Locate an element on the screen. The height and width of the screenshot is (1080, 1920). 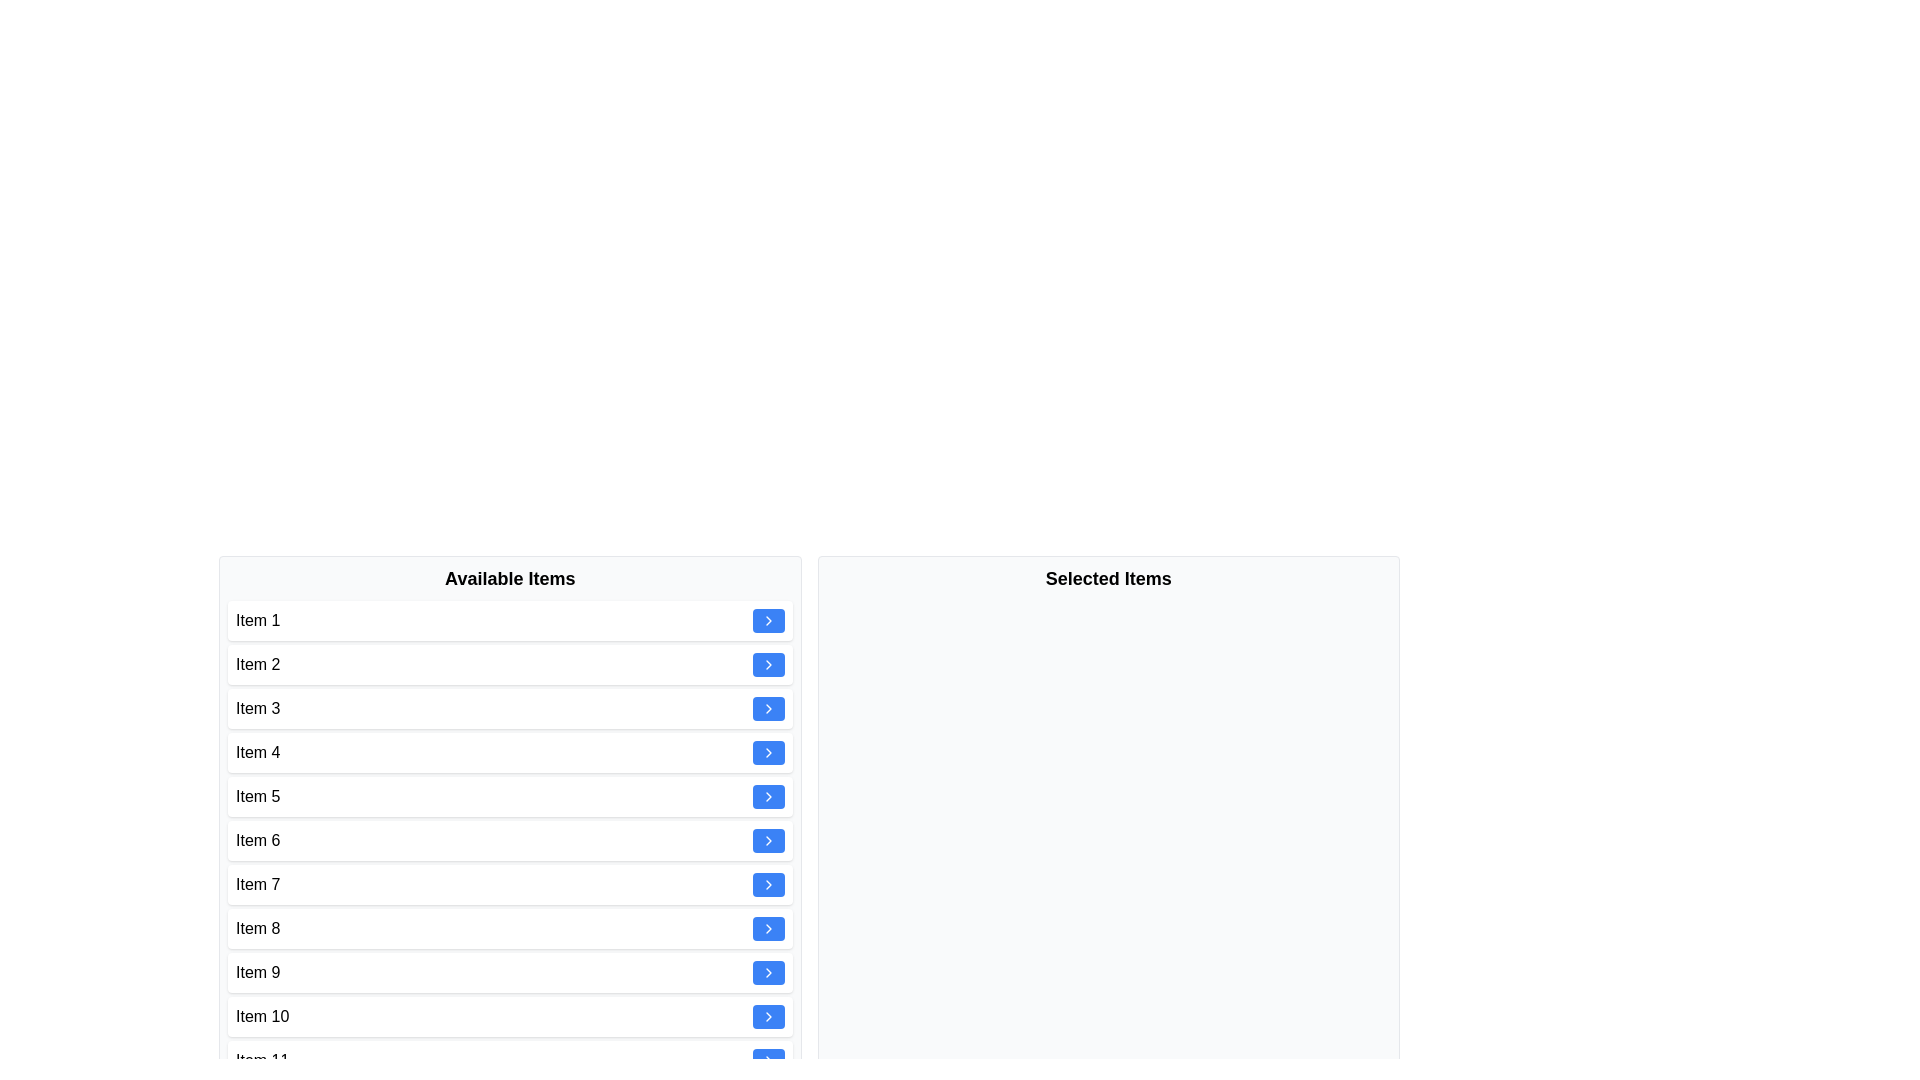
the small rectangular blue button with a white arrow pointing to the right located at the right end of the 'Item 1' row in the 'Available Items' section is located at coordinates (767, 620).